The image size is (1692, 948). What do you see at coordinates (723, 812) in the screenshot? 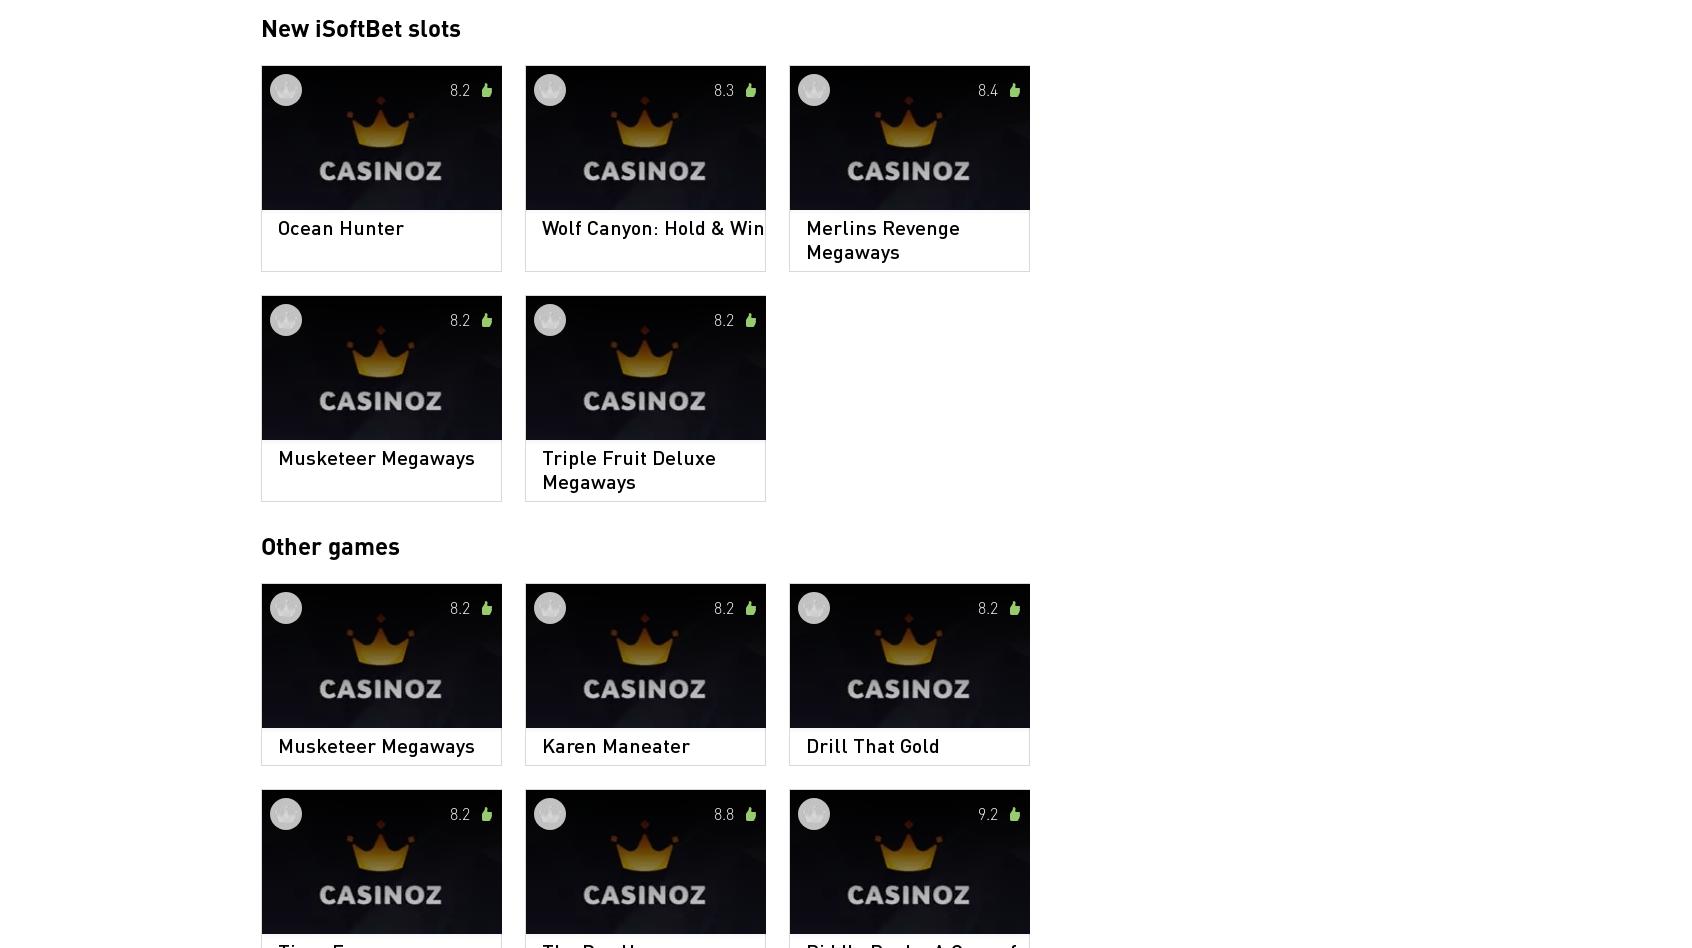
I see `'8.8'` at bounding box center [723, 812].